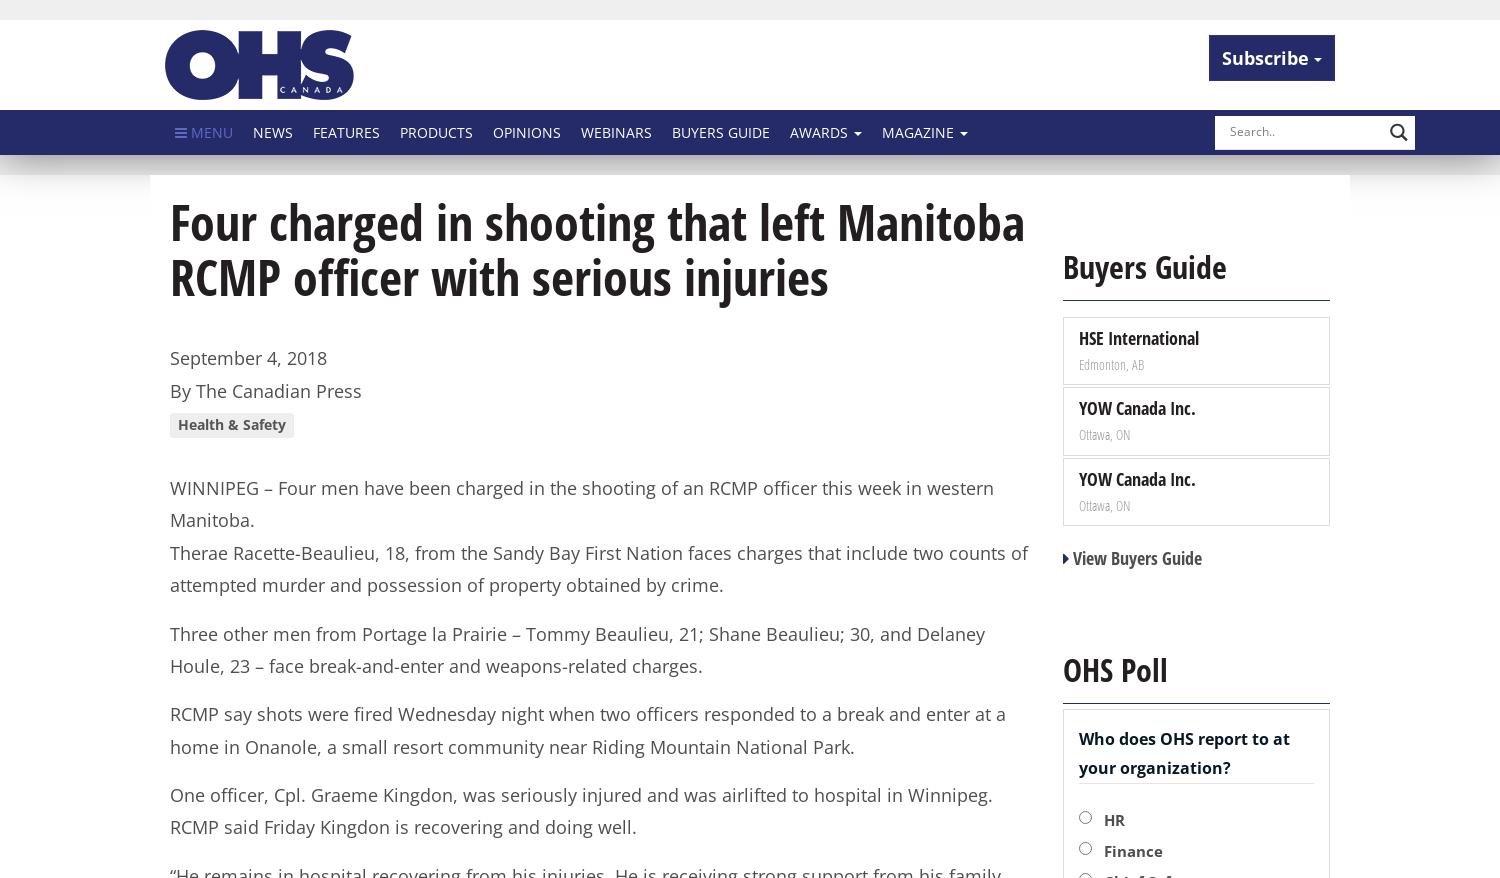  What do you see at coordinates (169, 794) in the screenshot?
I see `'One officer, Cpl. Graeme Kingdon, was seriously injured and was airlifted to hospital in Winnipeg.'` at bounding box center [169, 794].